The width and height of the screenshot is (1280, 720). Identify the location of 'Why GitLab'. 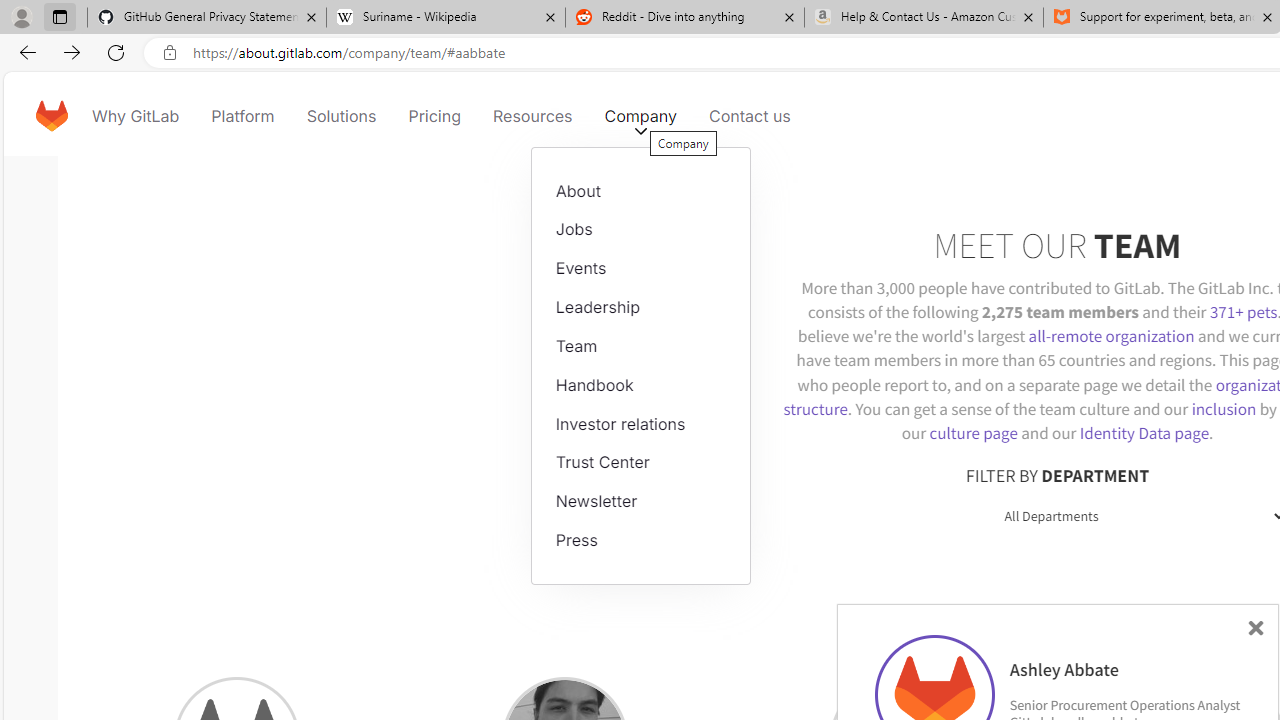
(135, 115).